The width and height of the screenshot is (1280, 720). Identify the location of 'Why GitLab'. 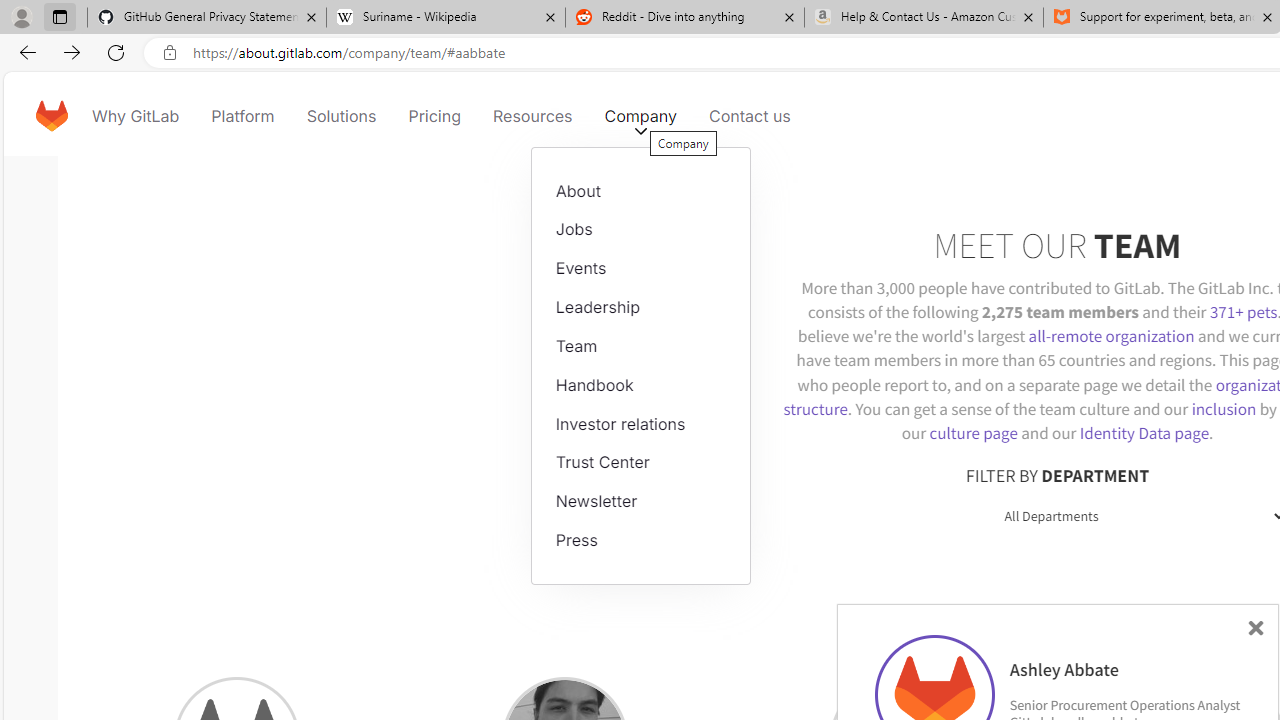
(135, 115).